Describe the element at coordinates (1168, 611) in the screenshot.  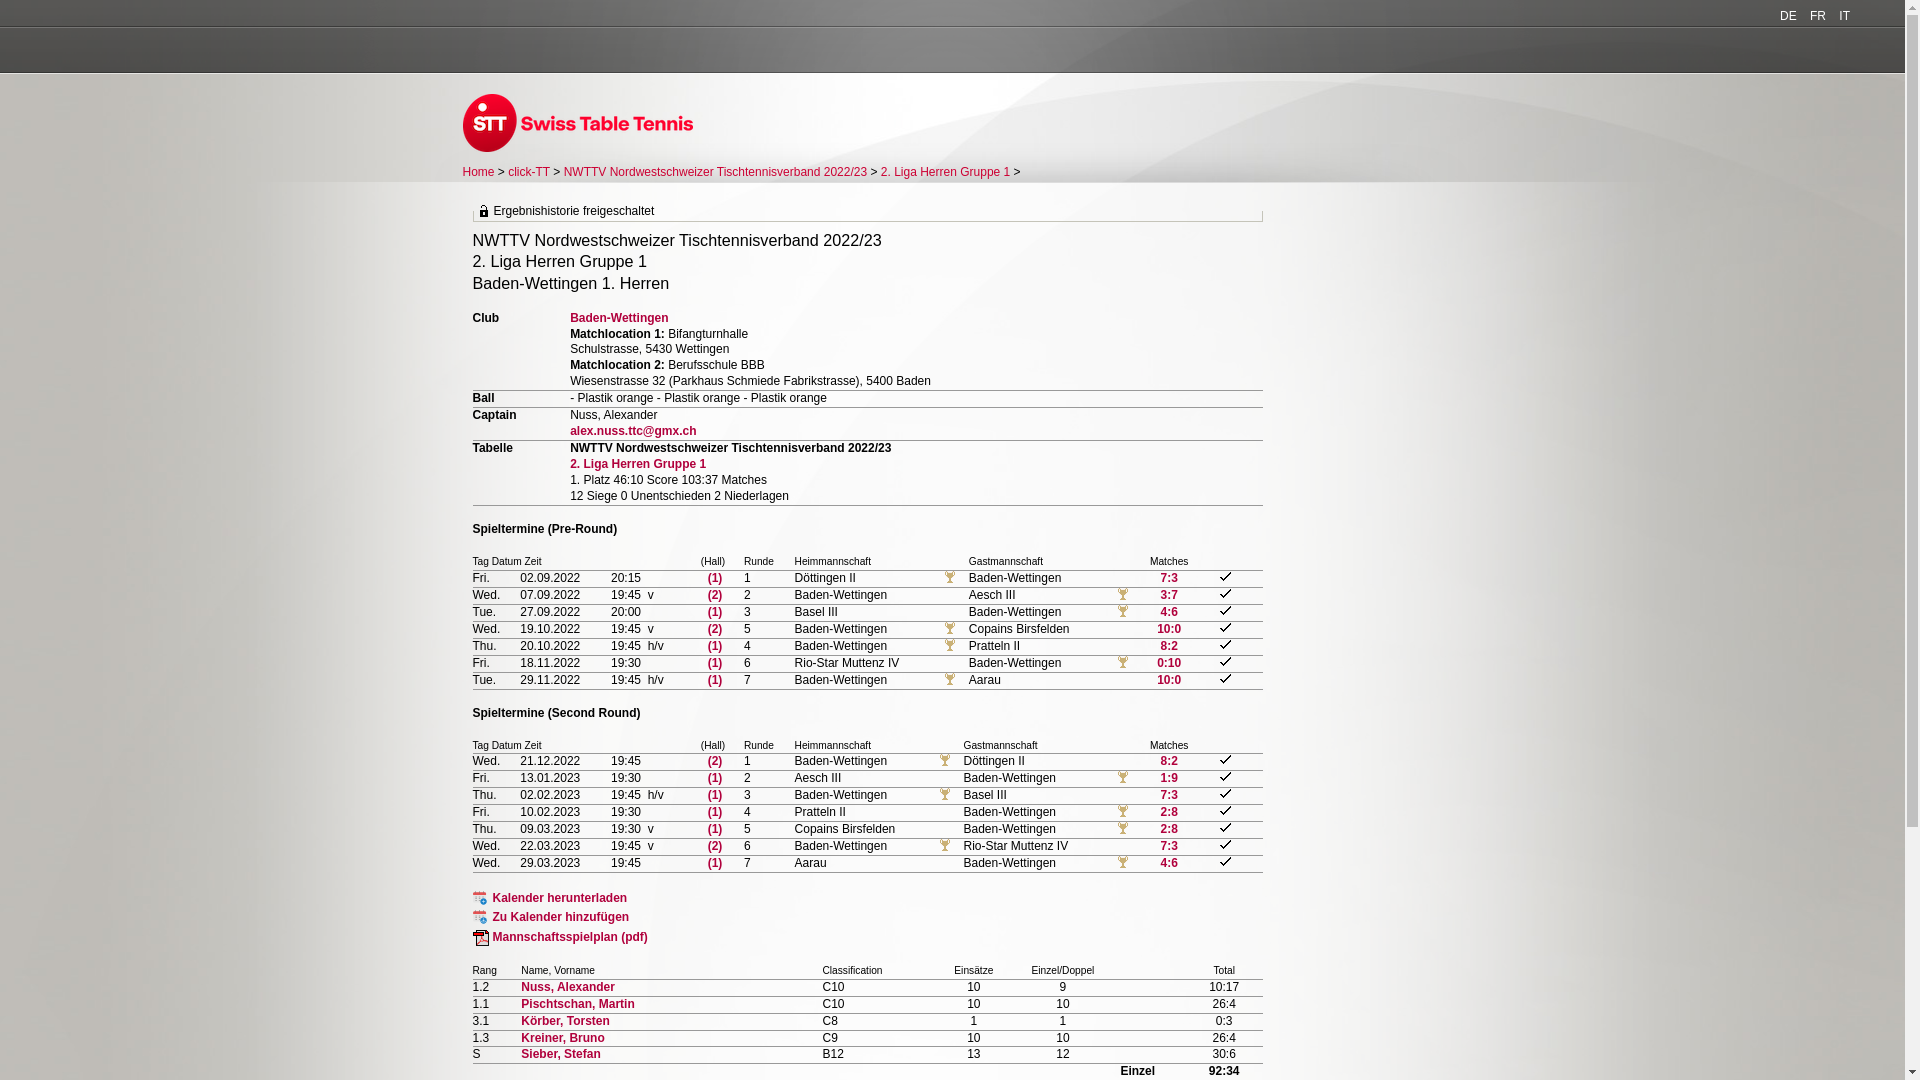
I see `'4:6'` at that location.